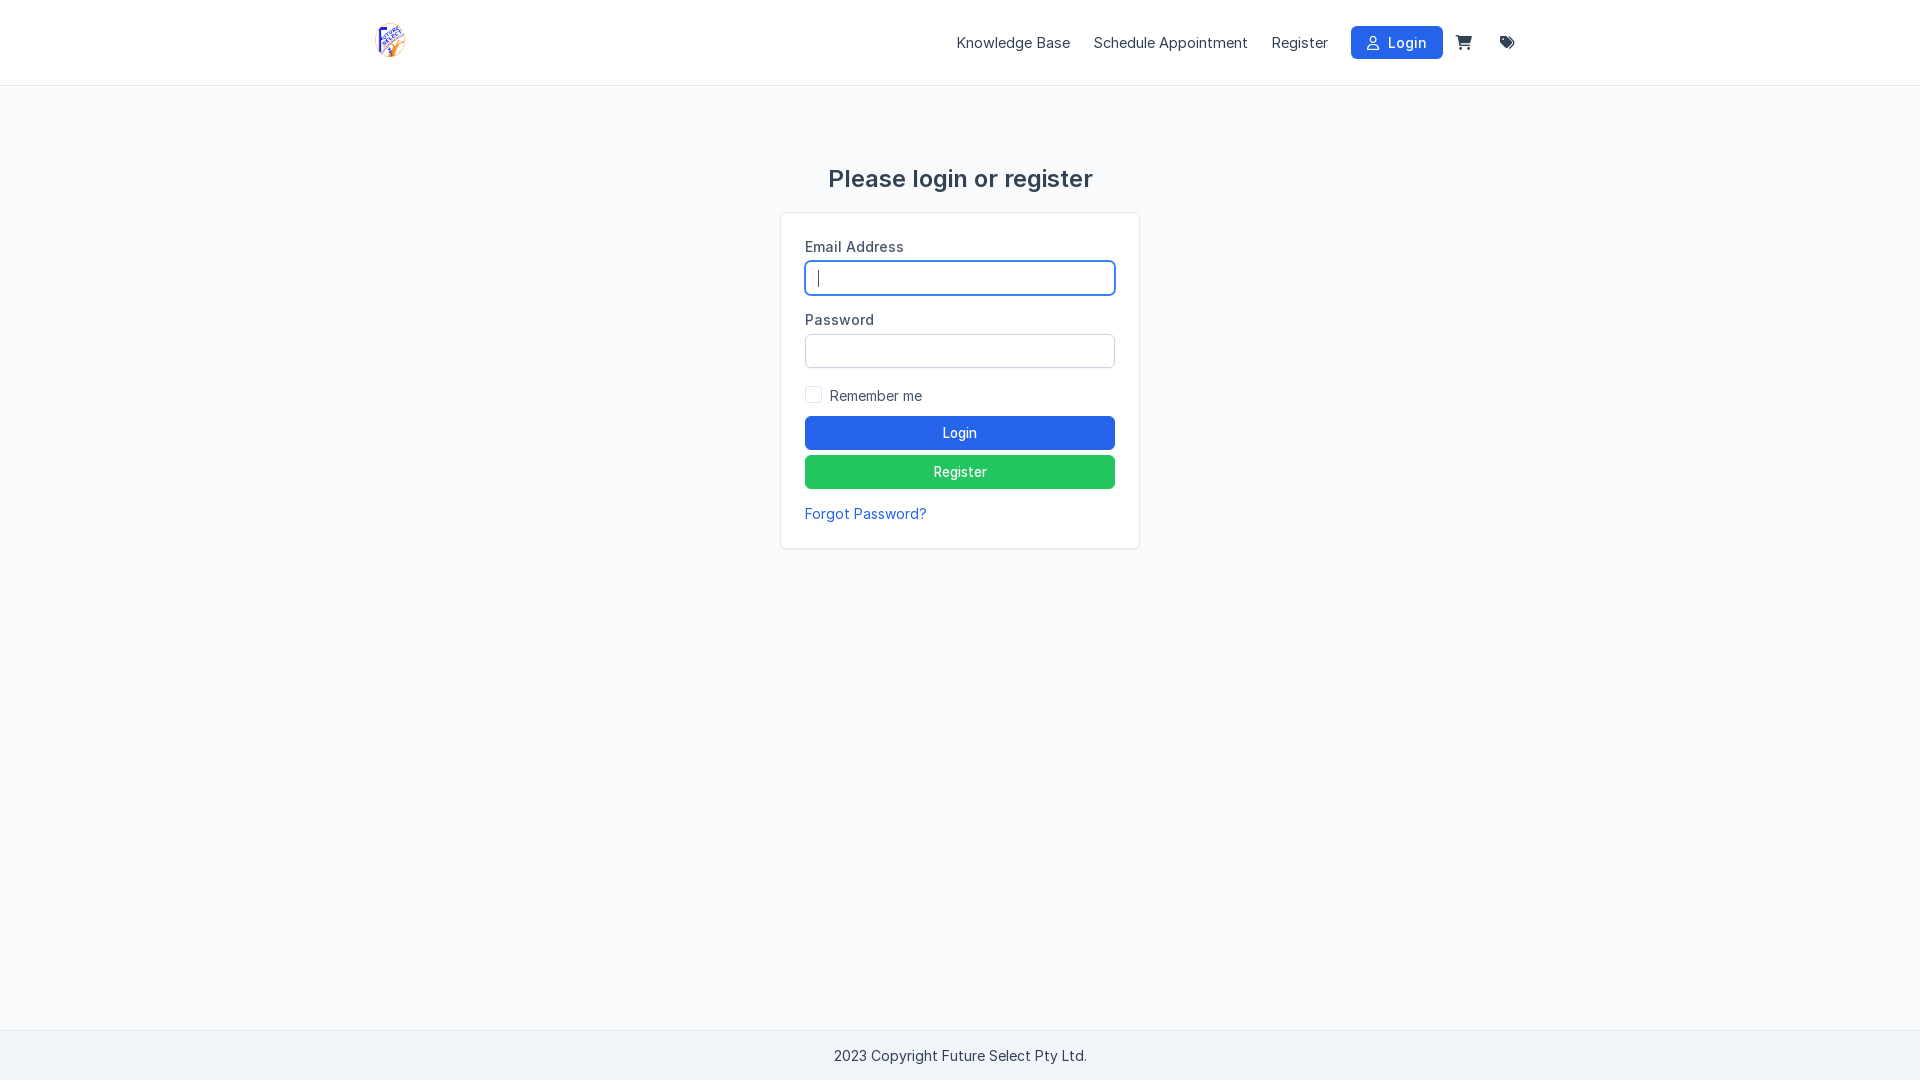 The image size is (1920, 1080). What do you see at coordinates (960, 471) in the screenshot?
I see `'Register'` at bounding box center [960, 471].